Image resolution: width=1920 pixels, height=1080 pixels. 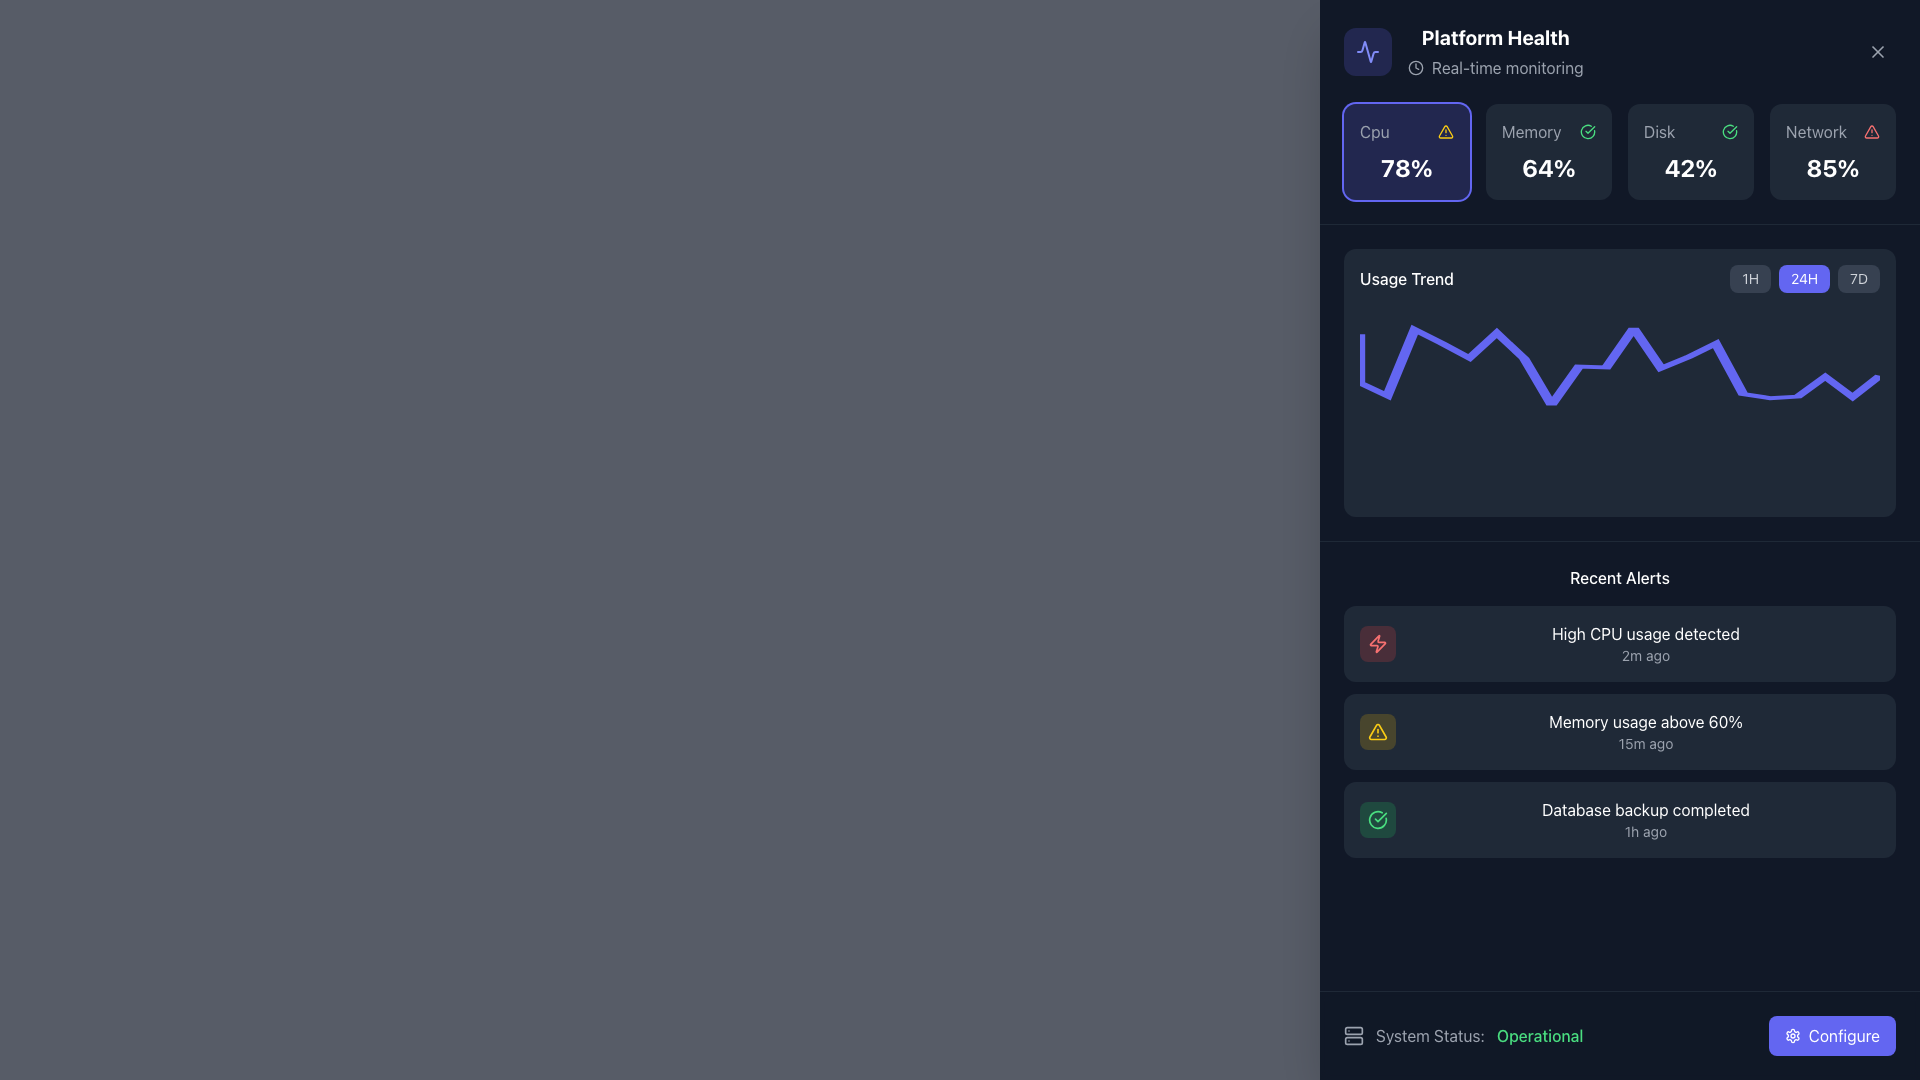 I want to click on the icon located within the 'Configure' button at the bottom-right corner of the UI, which visually signals customization or settings, so click(x=1792, y=1035).